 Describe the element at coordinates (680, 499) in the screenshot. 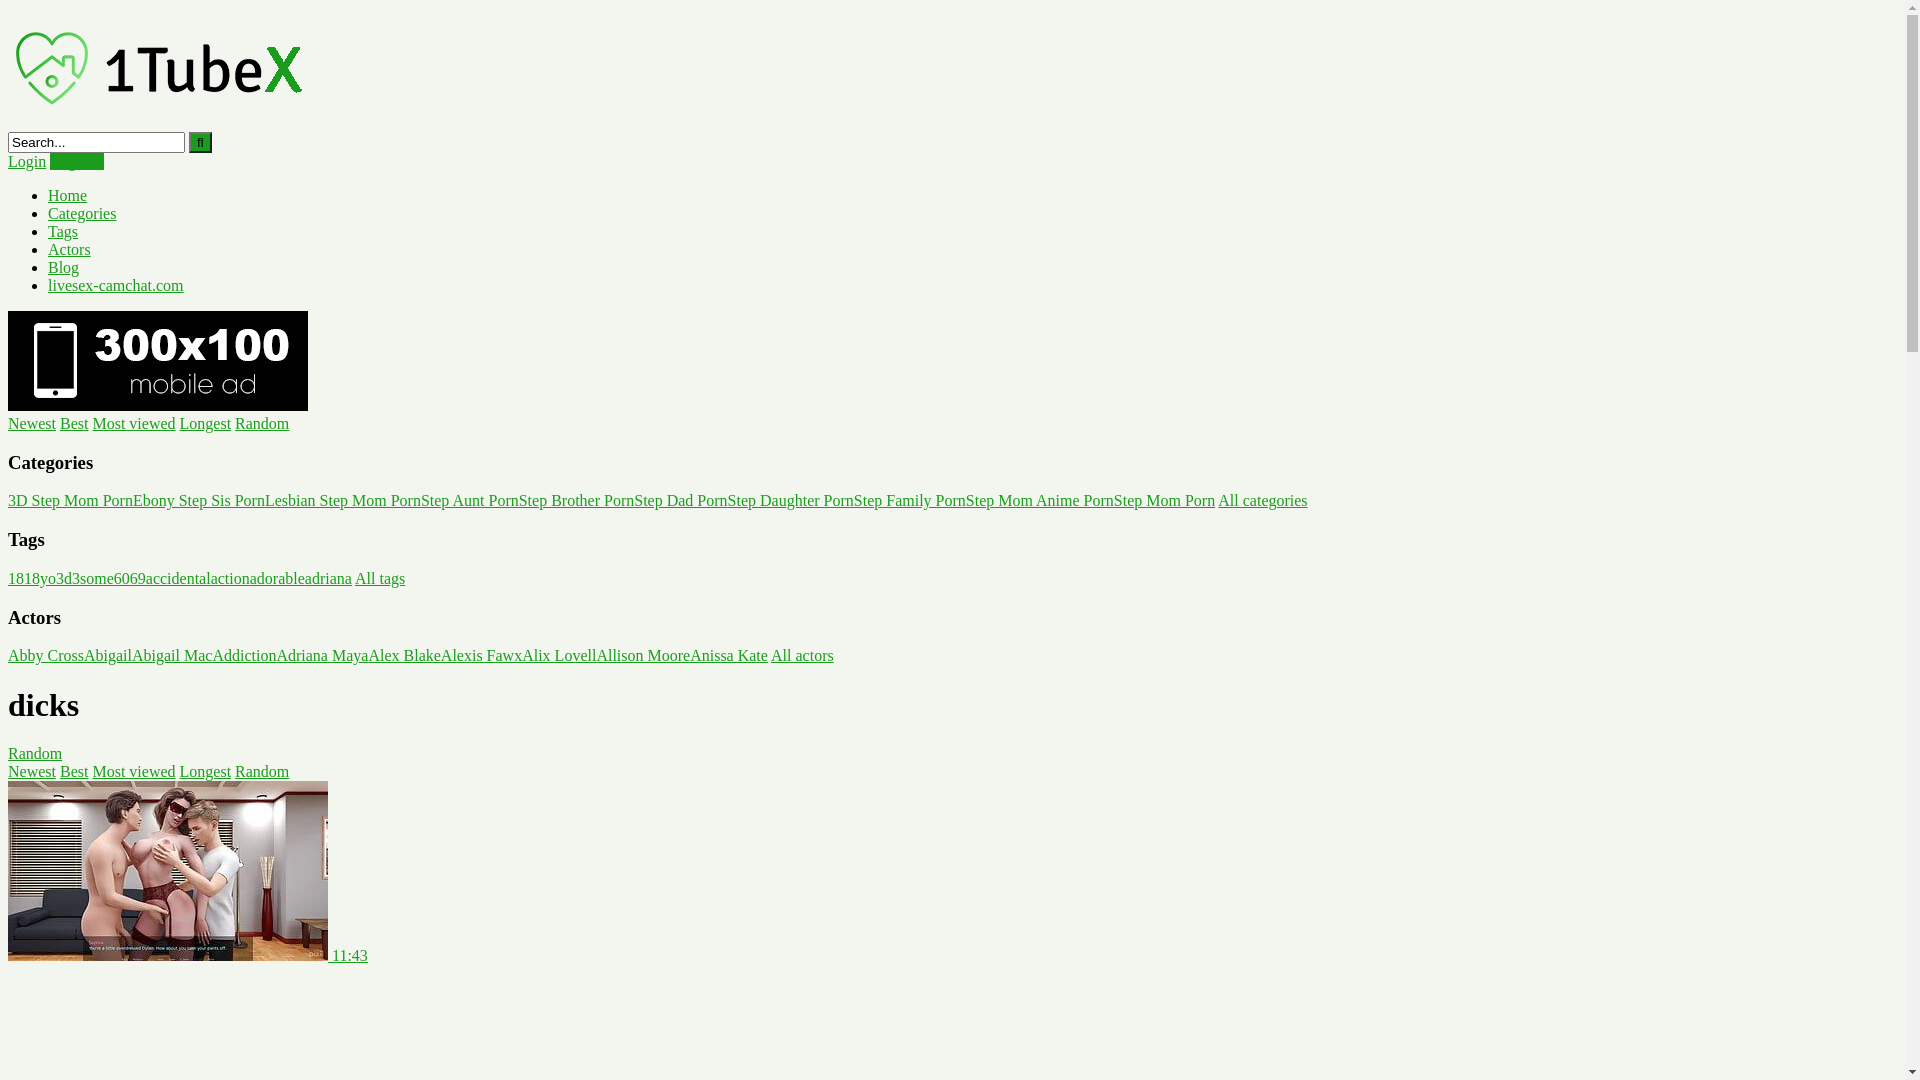

I see `'Step Dad Porn'` at that location.